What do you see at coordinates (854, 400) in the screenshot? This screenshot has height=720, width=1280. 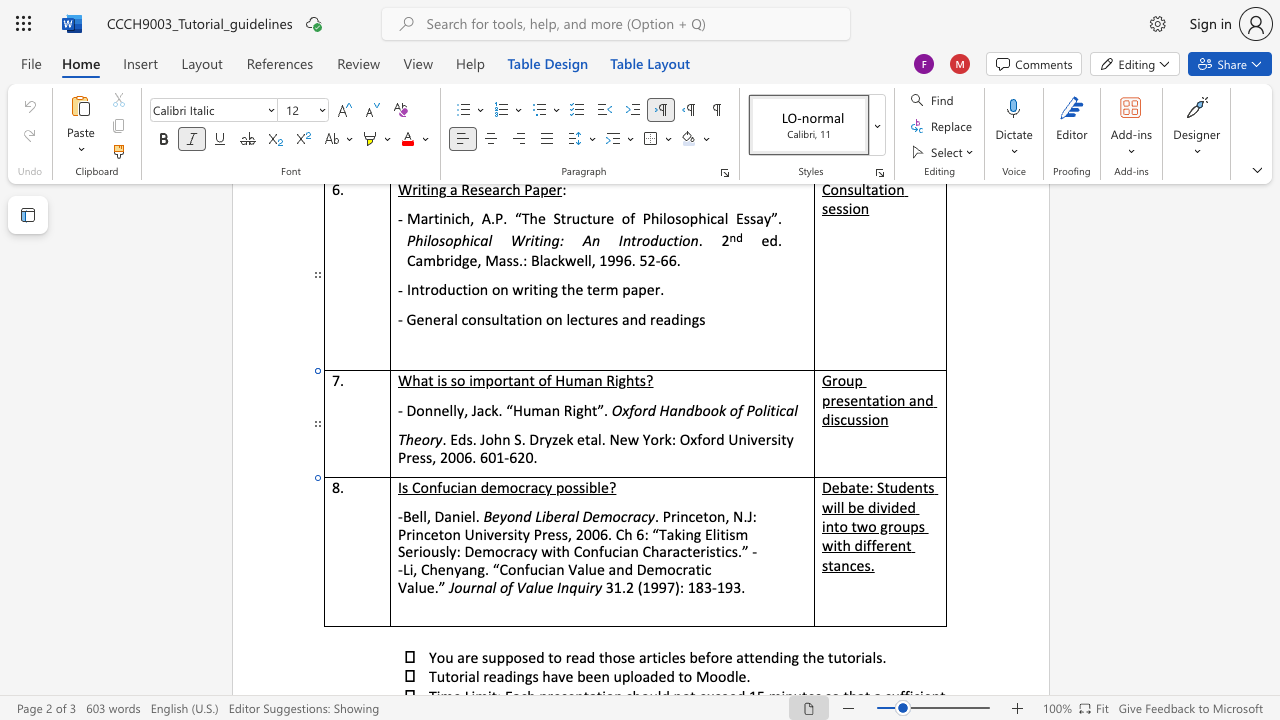 I see `the 2th character "e" in the text` at bounding box center [854, 400].